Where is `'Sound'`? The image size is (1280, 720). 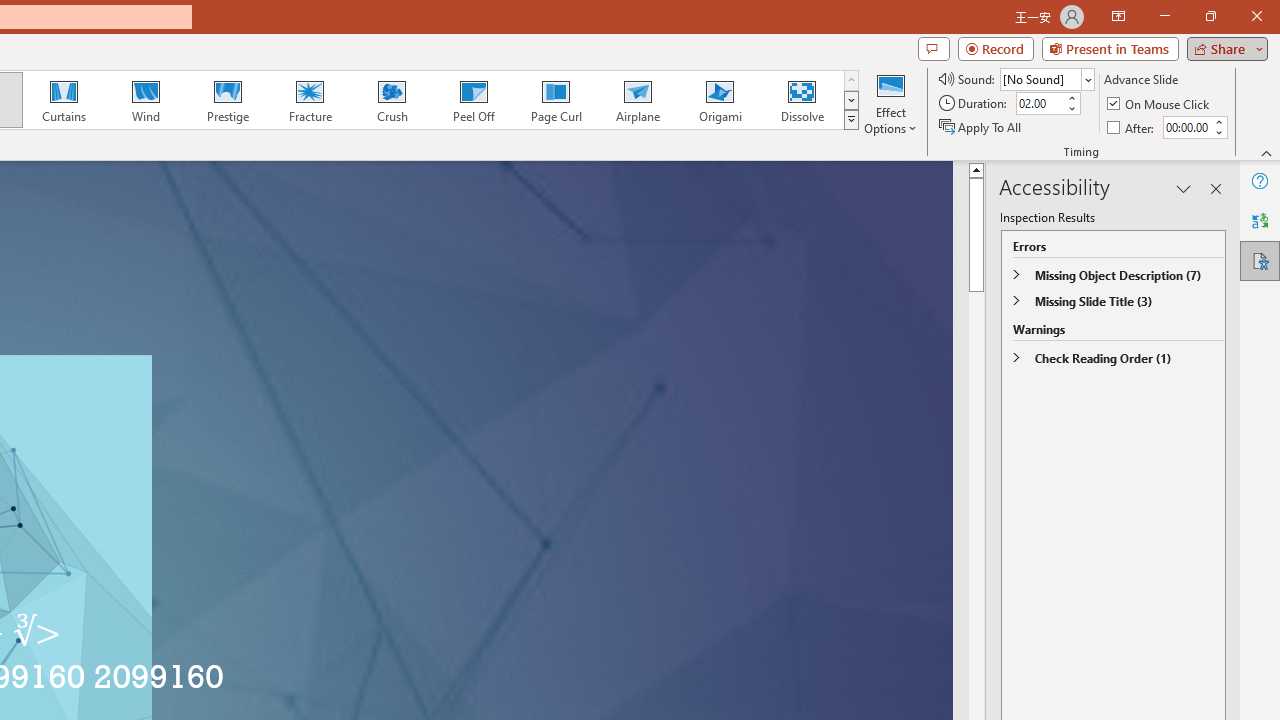
'Sound' is located at coordinates (1046, 78).